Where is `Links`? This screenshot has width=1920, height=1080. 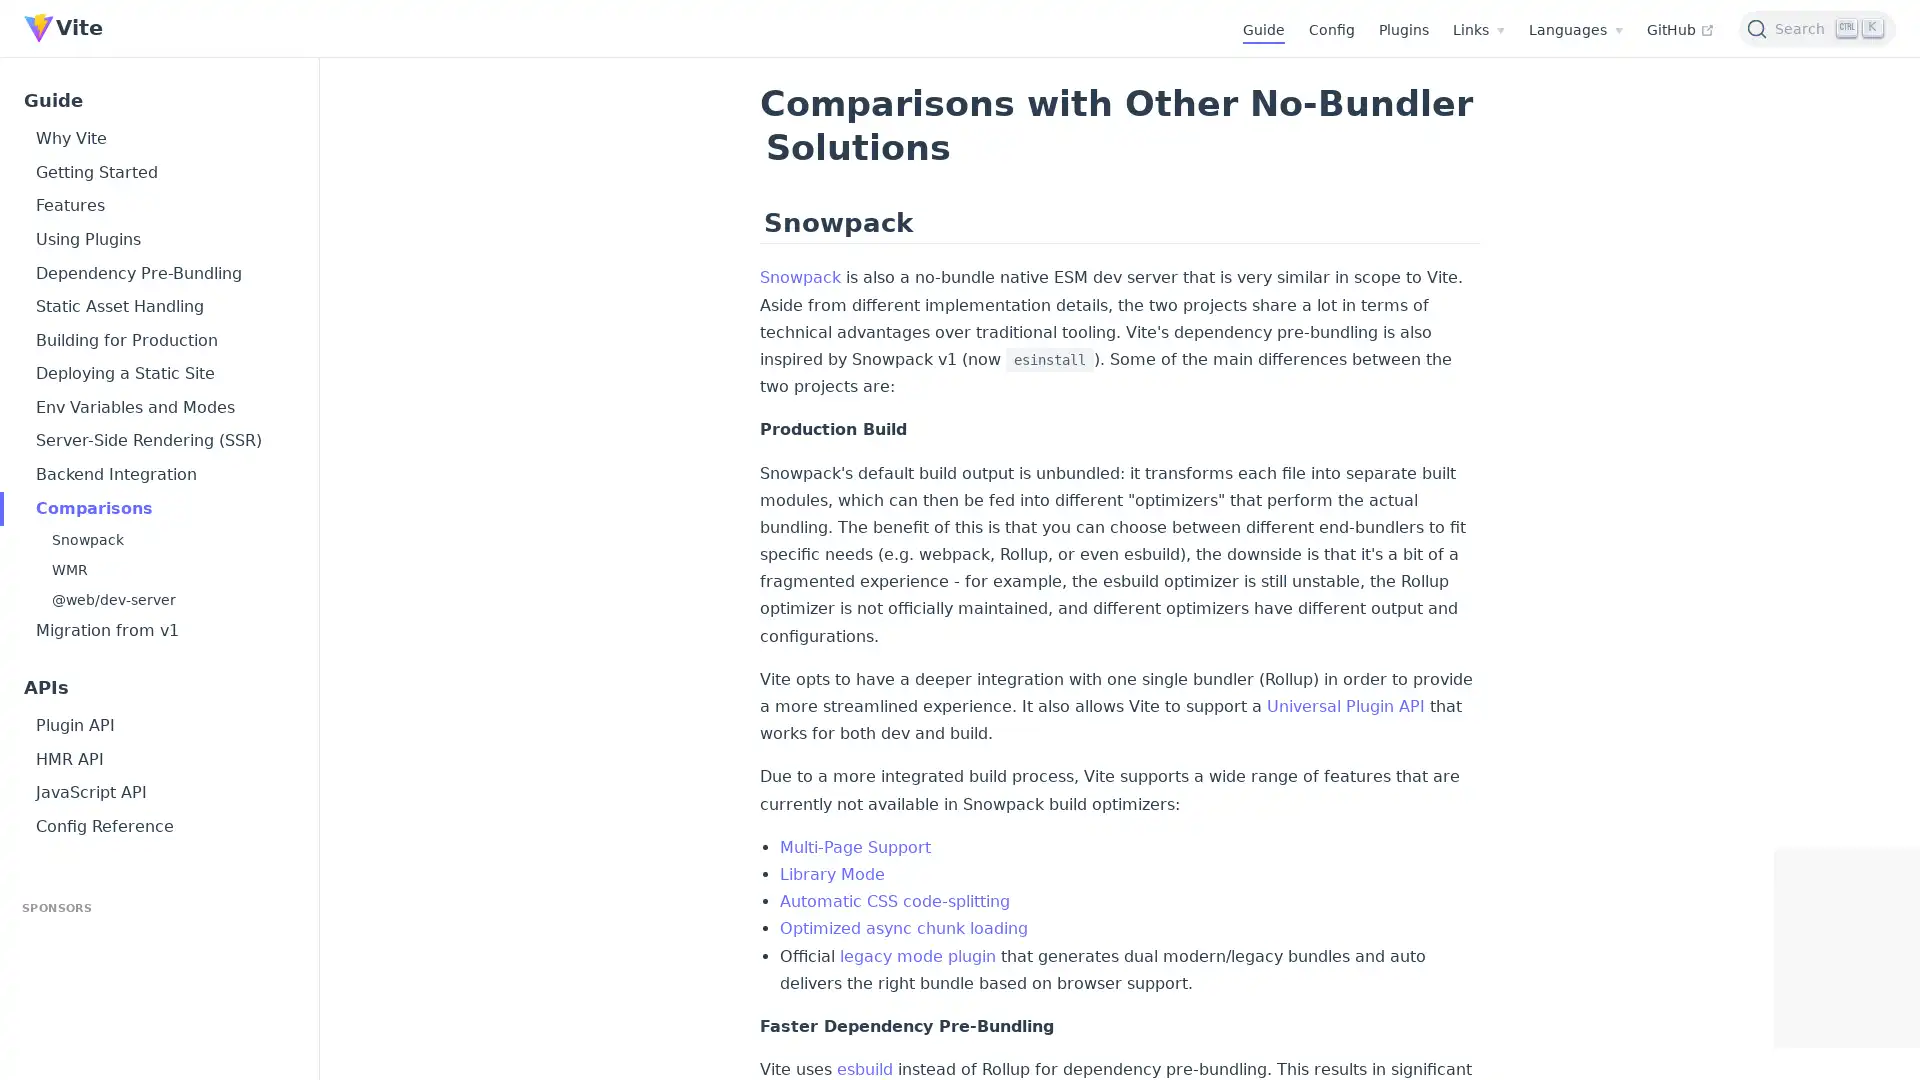 Links is located at coordinates (1478, 30).